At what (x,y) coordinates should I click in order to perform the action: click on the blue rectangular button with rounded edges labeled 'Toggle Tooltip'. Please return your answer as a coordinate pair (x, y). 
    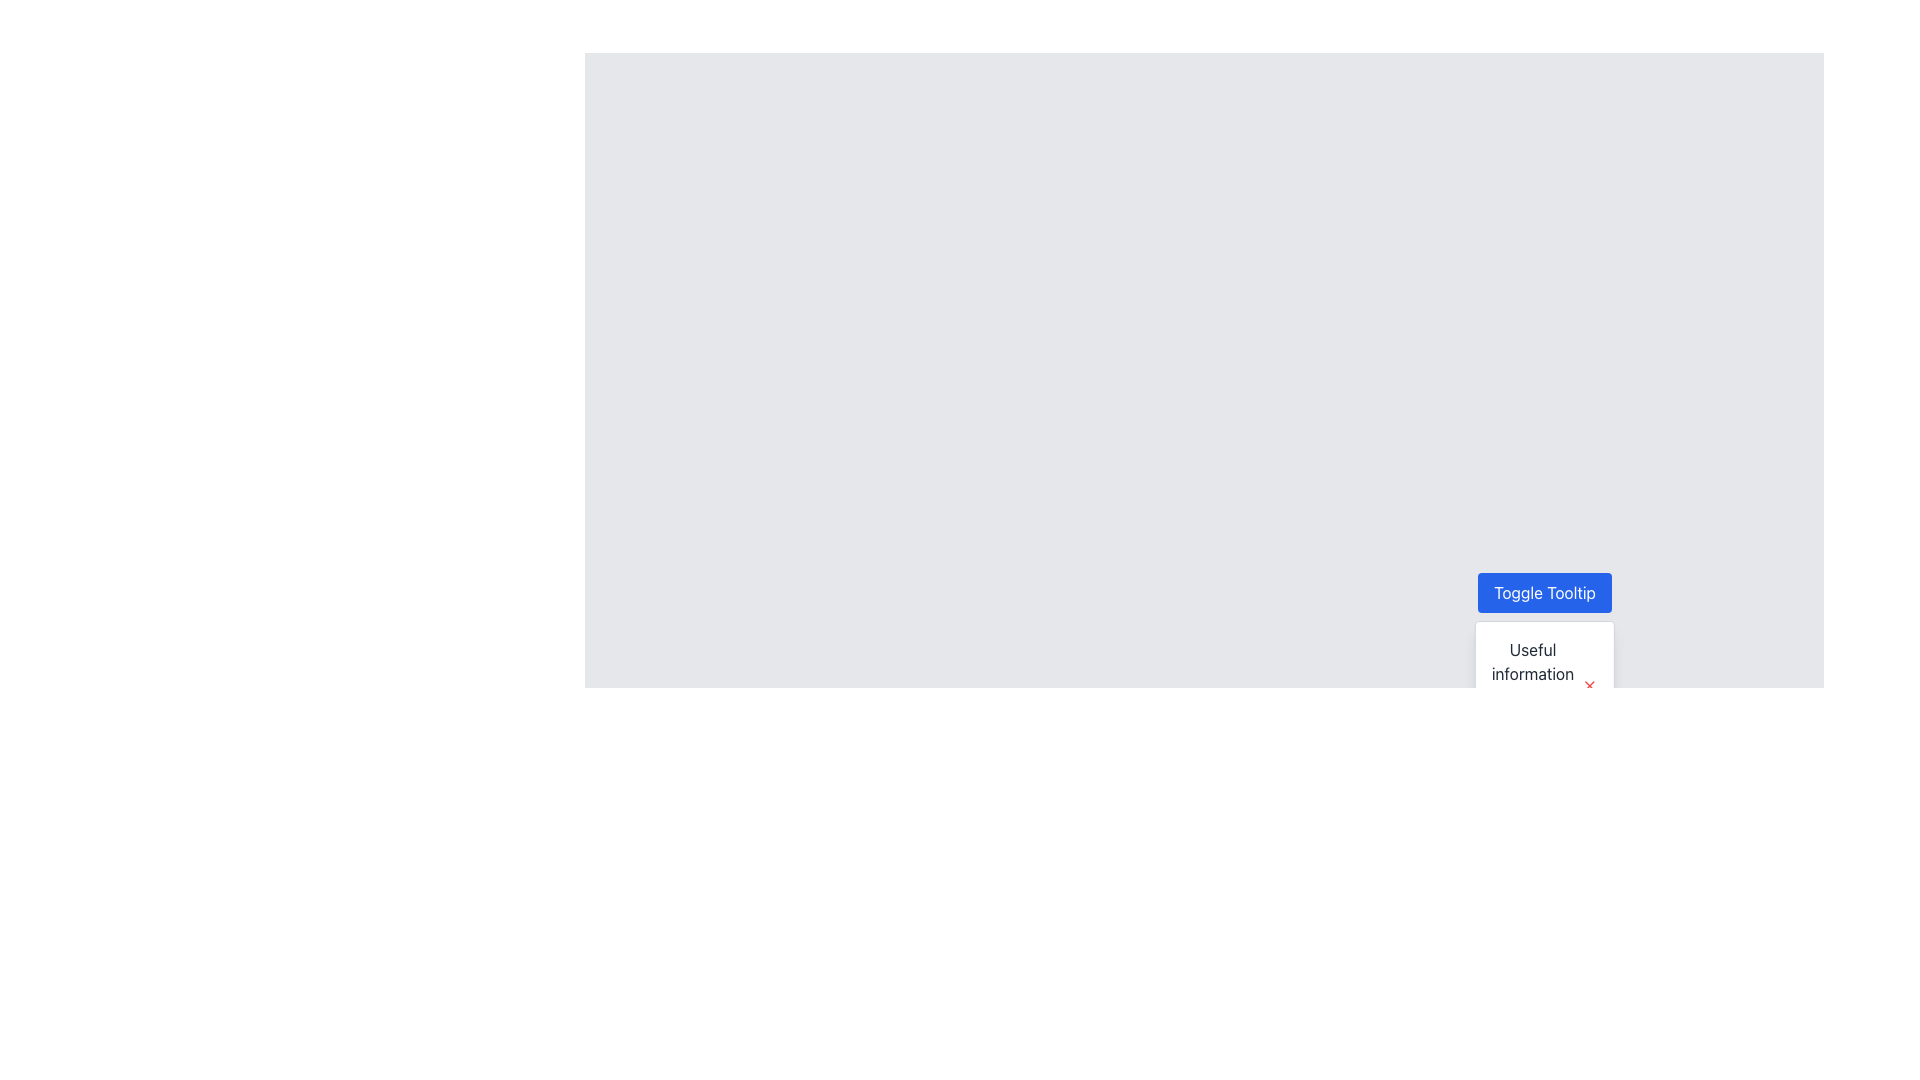
    Looking at the image, I should click on (1544, 592).